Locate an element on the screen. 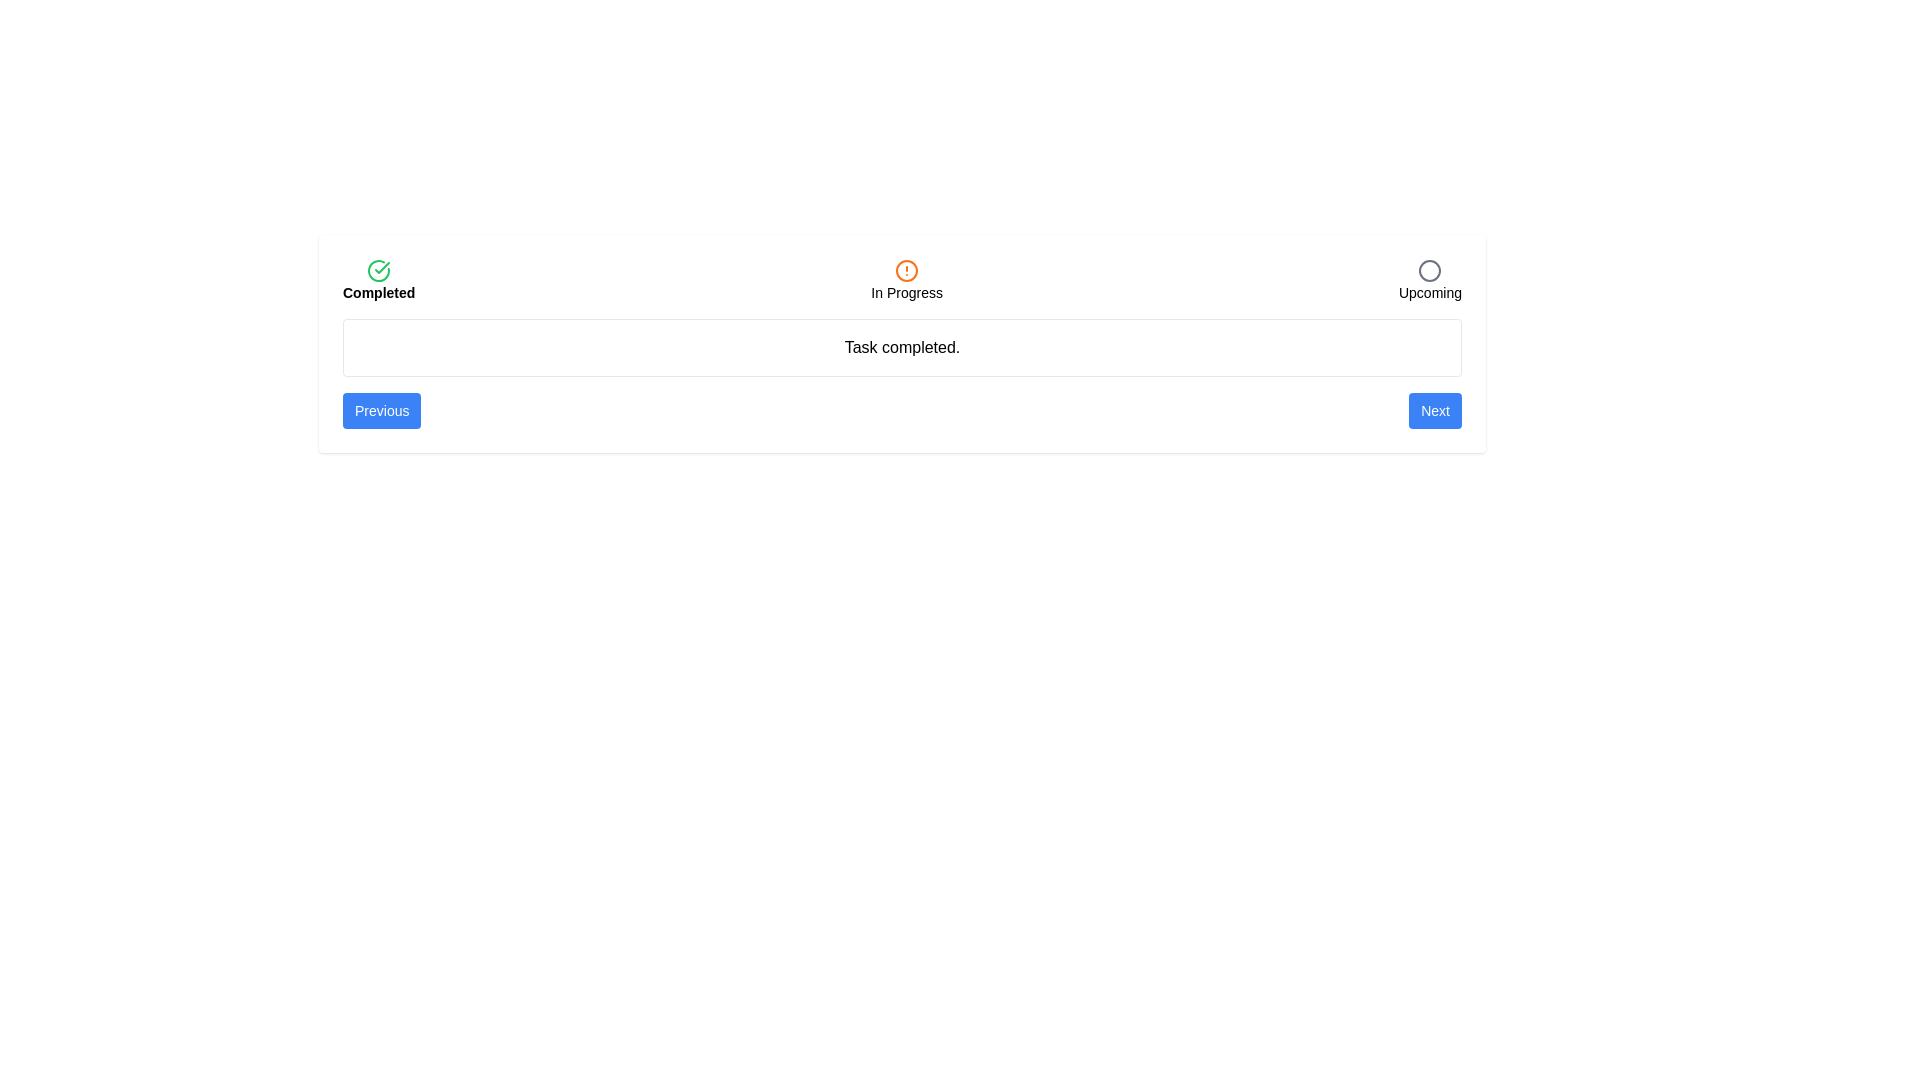 Image resolution: width=1920 pixels, height=1080 pixels. the 'Next' button, which is a rectangular button with rounded corners, blue background, and white text located at the bottom-right corner of the interface is located at coordinates (1434, 410).